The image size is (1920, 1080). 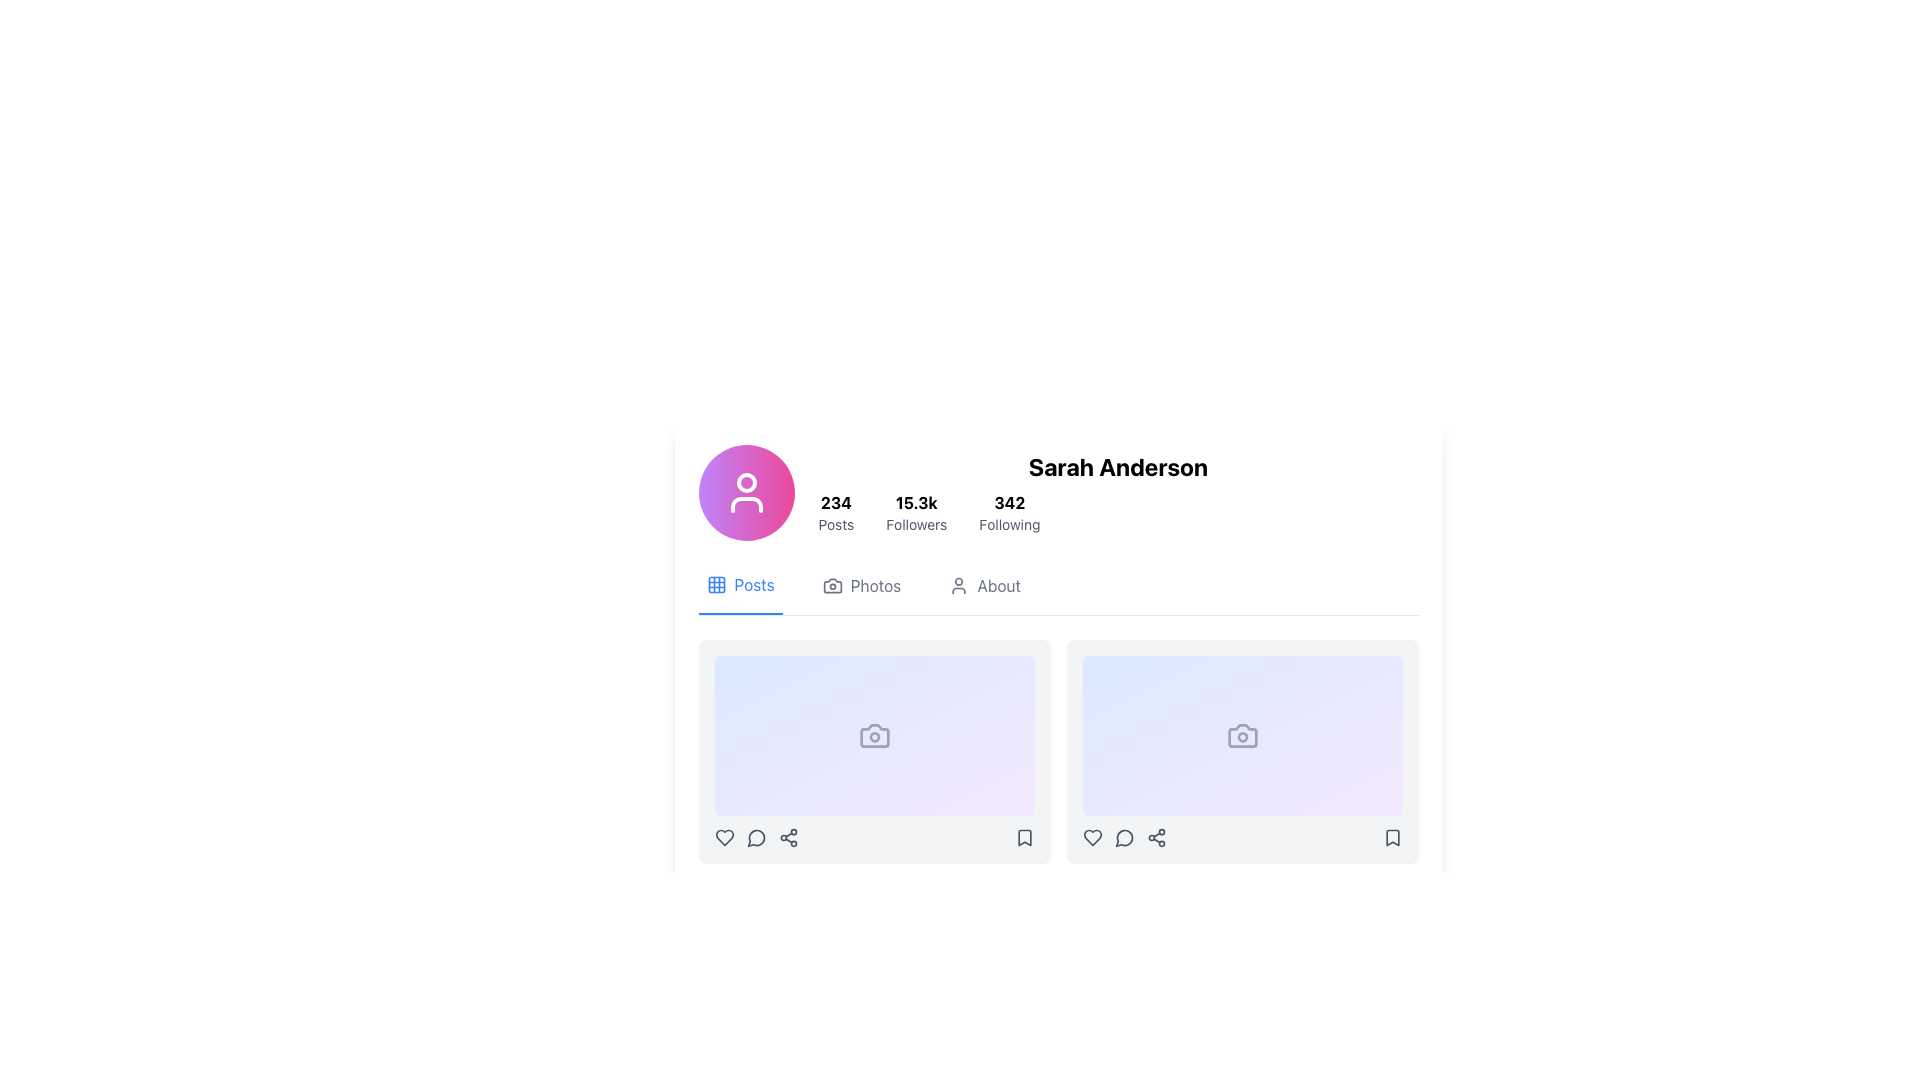 I want to click on the grid display option icon located to the left of the 'Posts' tab in the interface, so click(x=716, y=585).